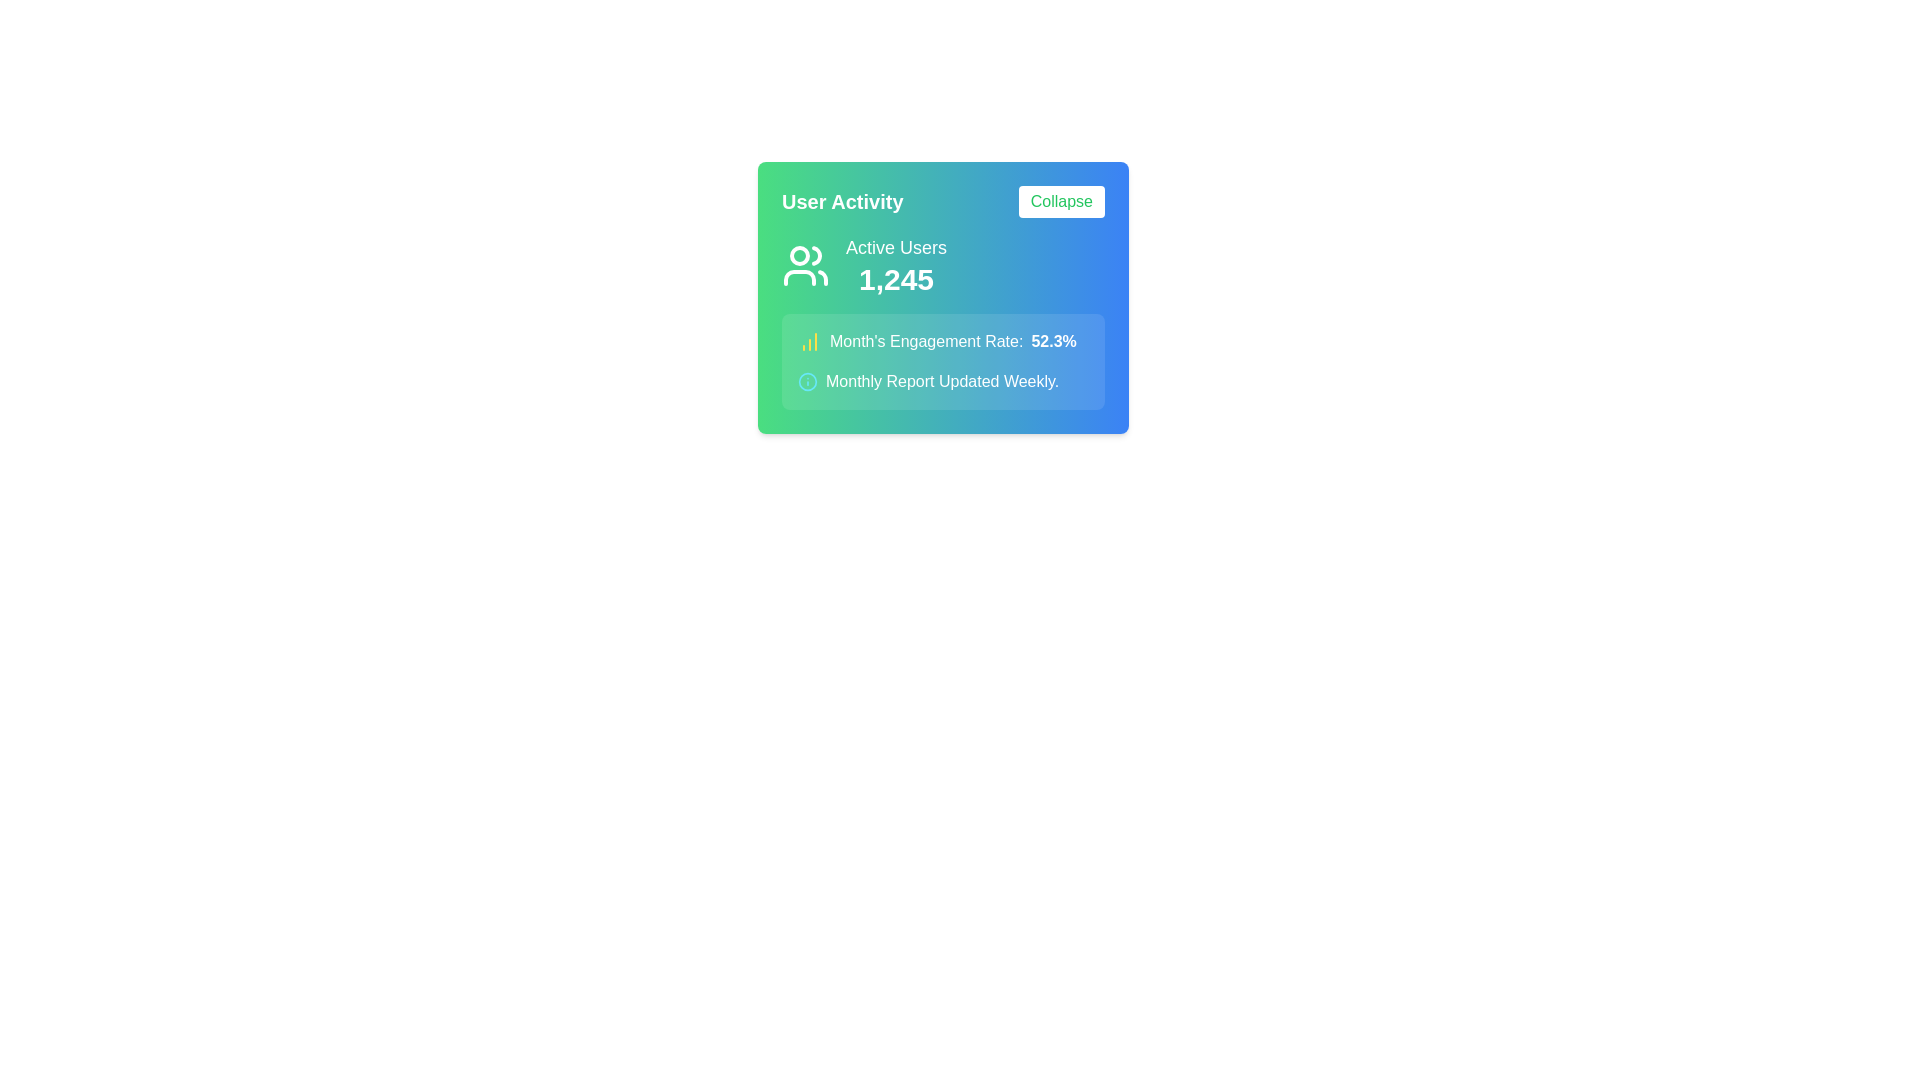  Describe the element at coordinates (895, 246) in the screenshot. I see `the 'Active Users' text label displayed in white color against a gradient background in the User Activity section, which is positioned above the number '1,245'` at that location.